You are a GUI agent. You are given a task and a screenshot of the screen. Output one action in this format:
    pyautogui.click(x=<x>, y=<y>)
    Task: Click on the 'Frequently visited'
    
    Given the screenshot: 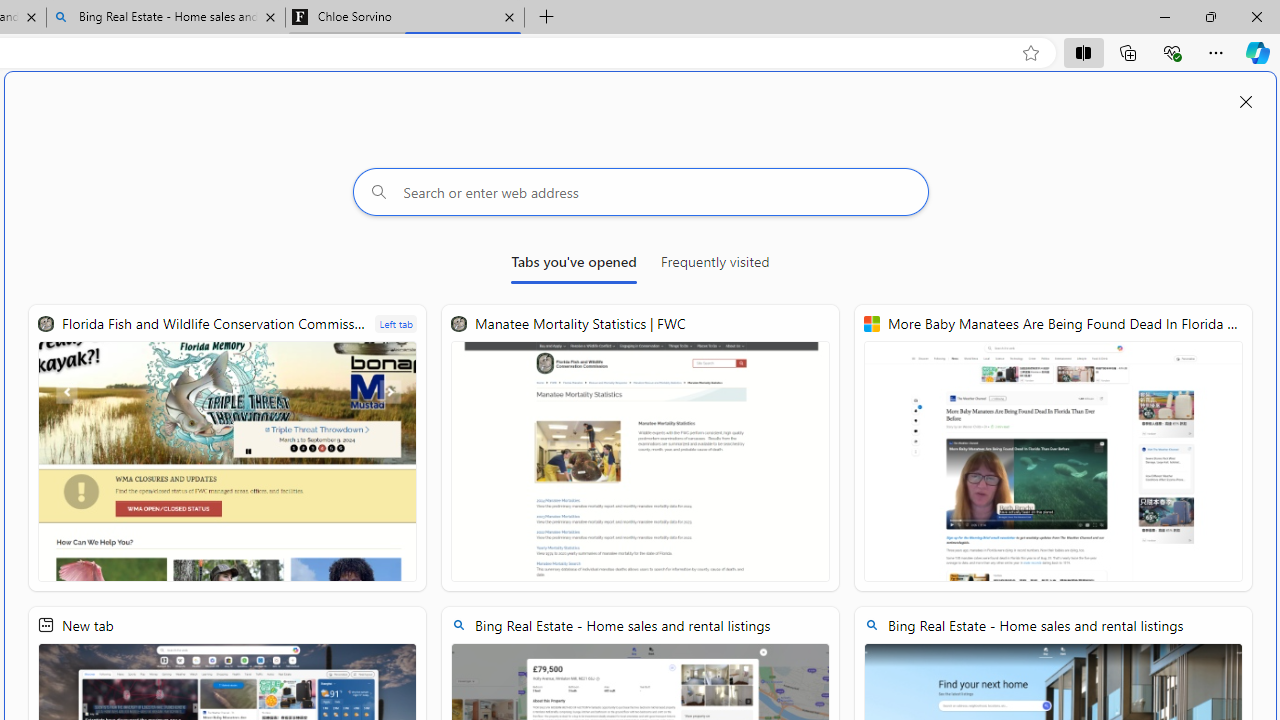 What is the action you would take?
    pyautogui.click(x=715, y=265)
    